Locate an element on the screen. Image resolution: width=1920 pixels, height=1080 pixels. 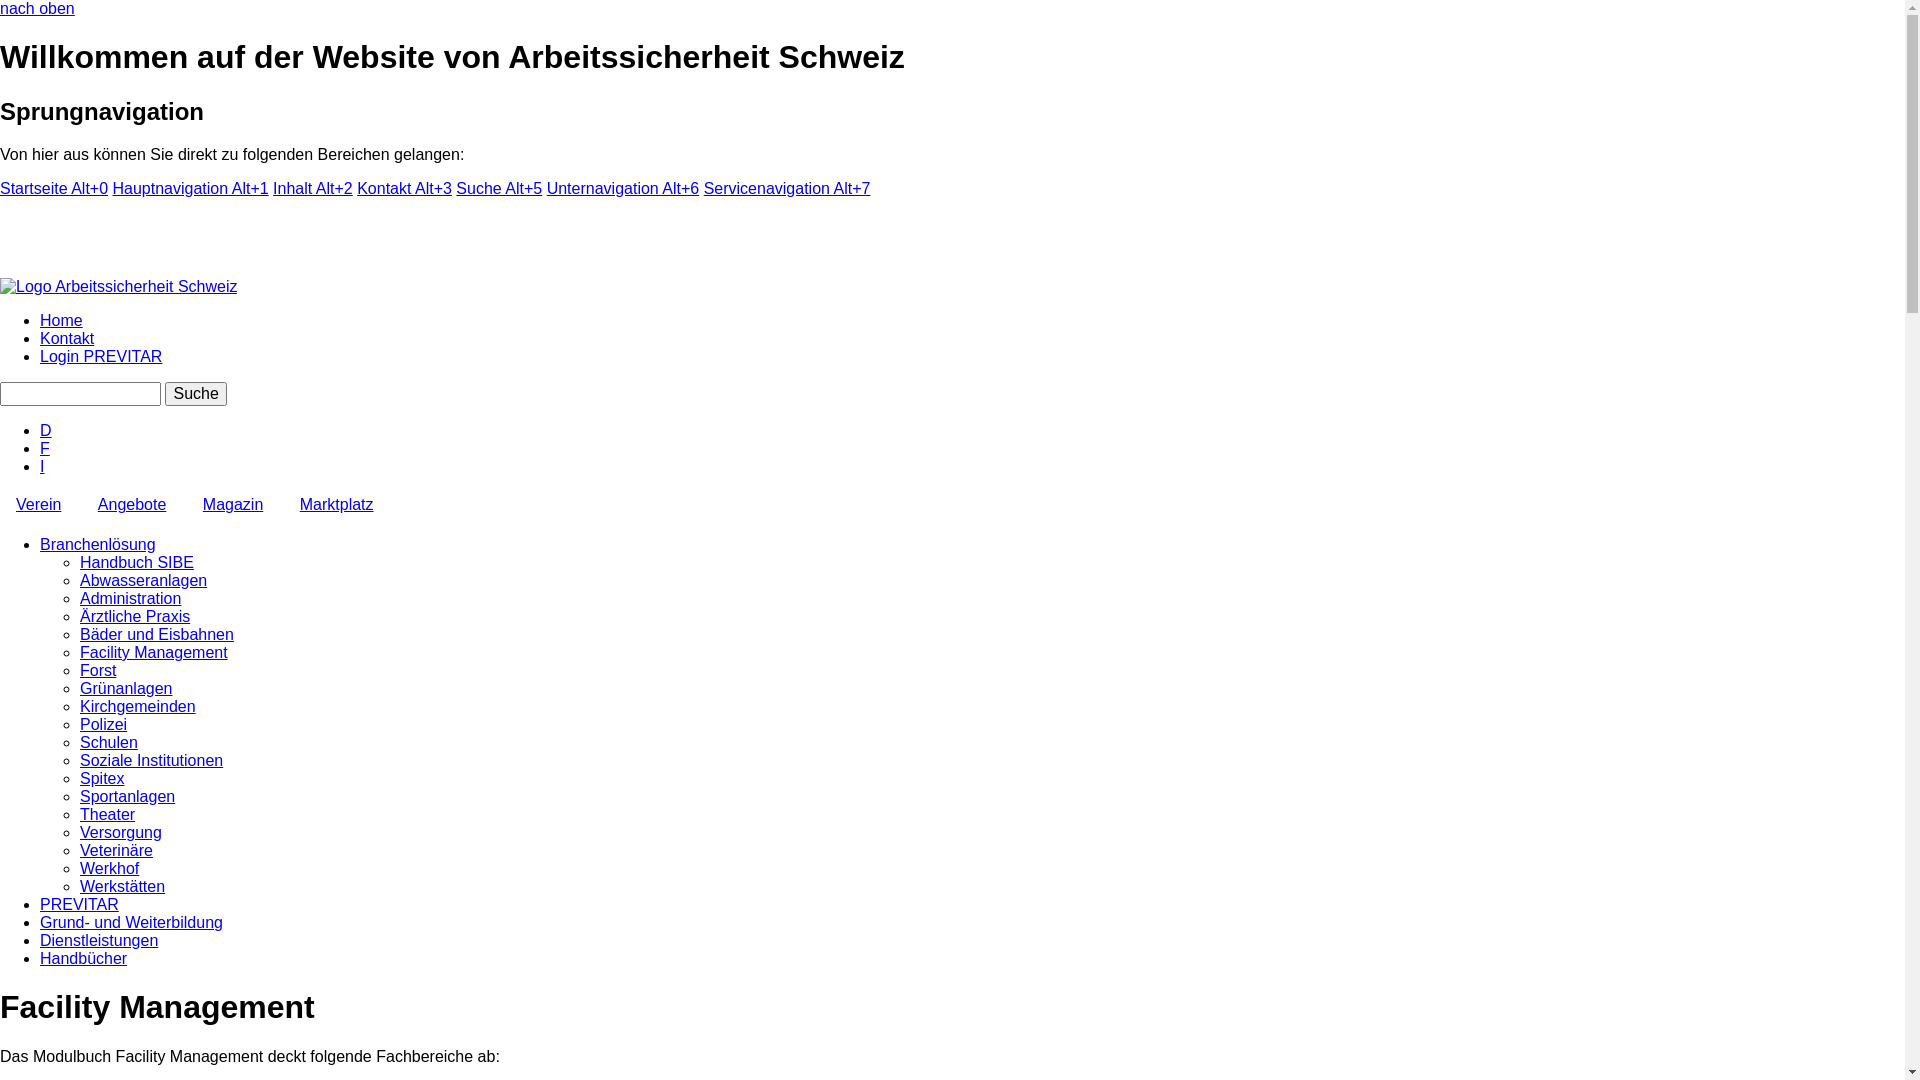
'Spitex' is located at coordinates (100, 777).